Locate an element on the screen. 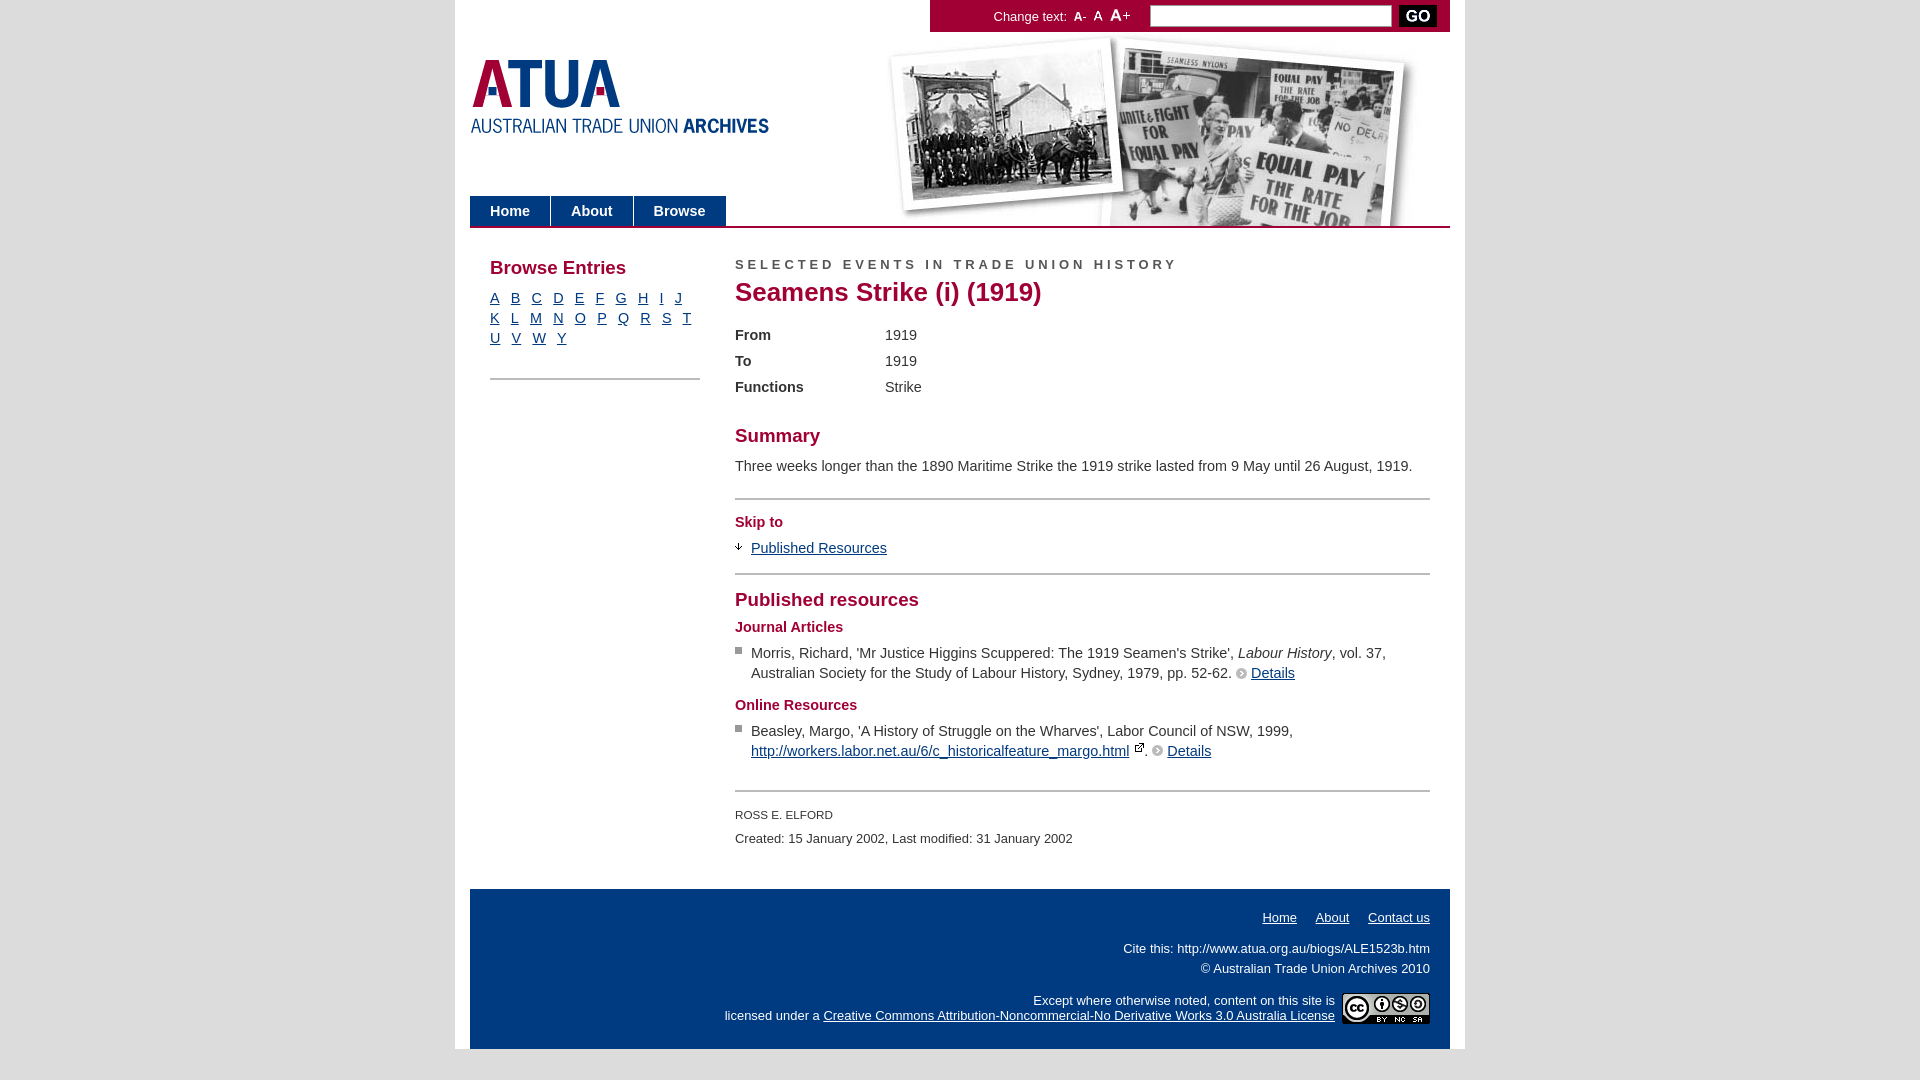 This screenshot has width=1920, height=1080. 'Details' is located at coordinates (1264, 672).